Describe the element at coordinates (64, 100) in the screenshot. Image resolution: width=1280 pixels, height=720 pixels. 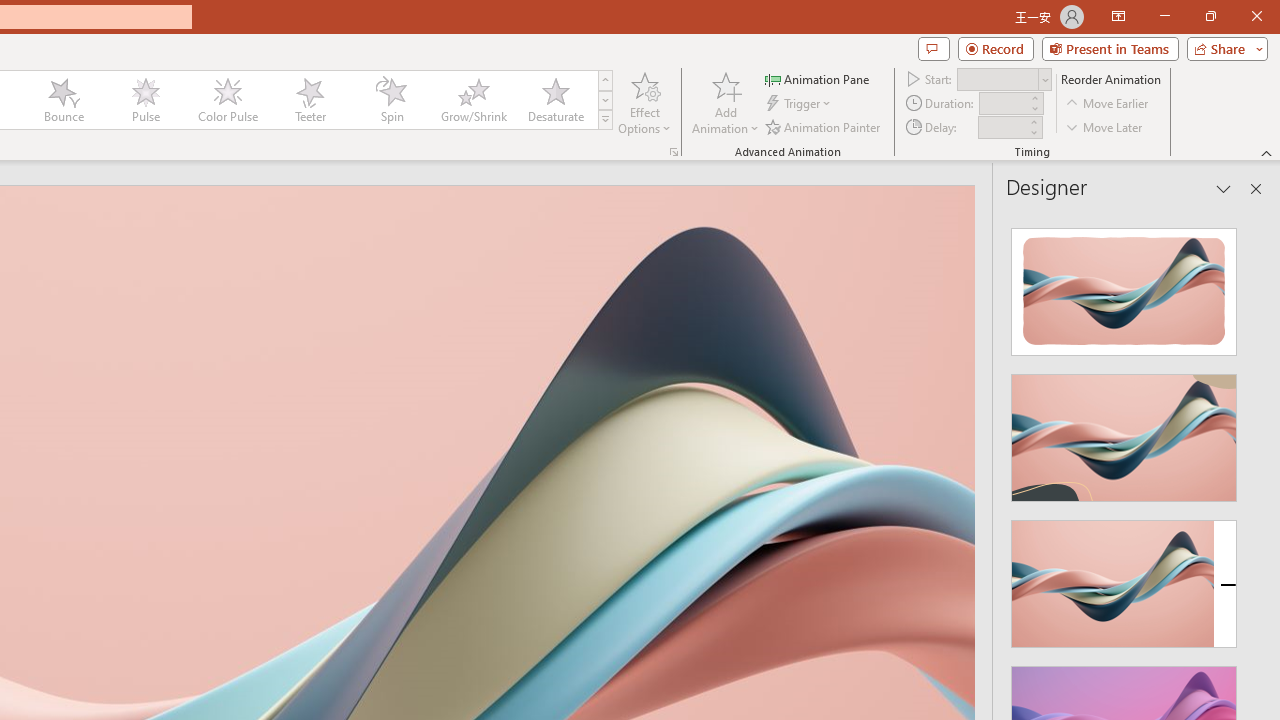
I see `'Bounce'` at that location.